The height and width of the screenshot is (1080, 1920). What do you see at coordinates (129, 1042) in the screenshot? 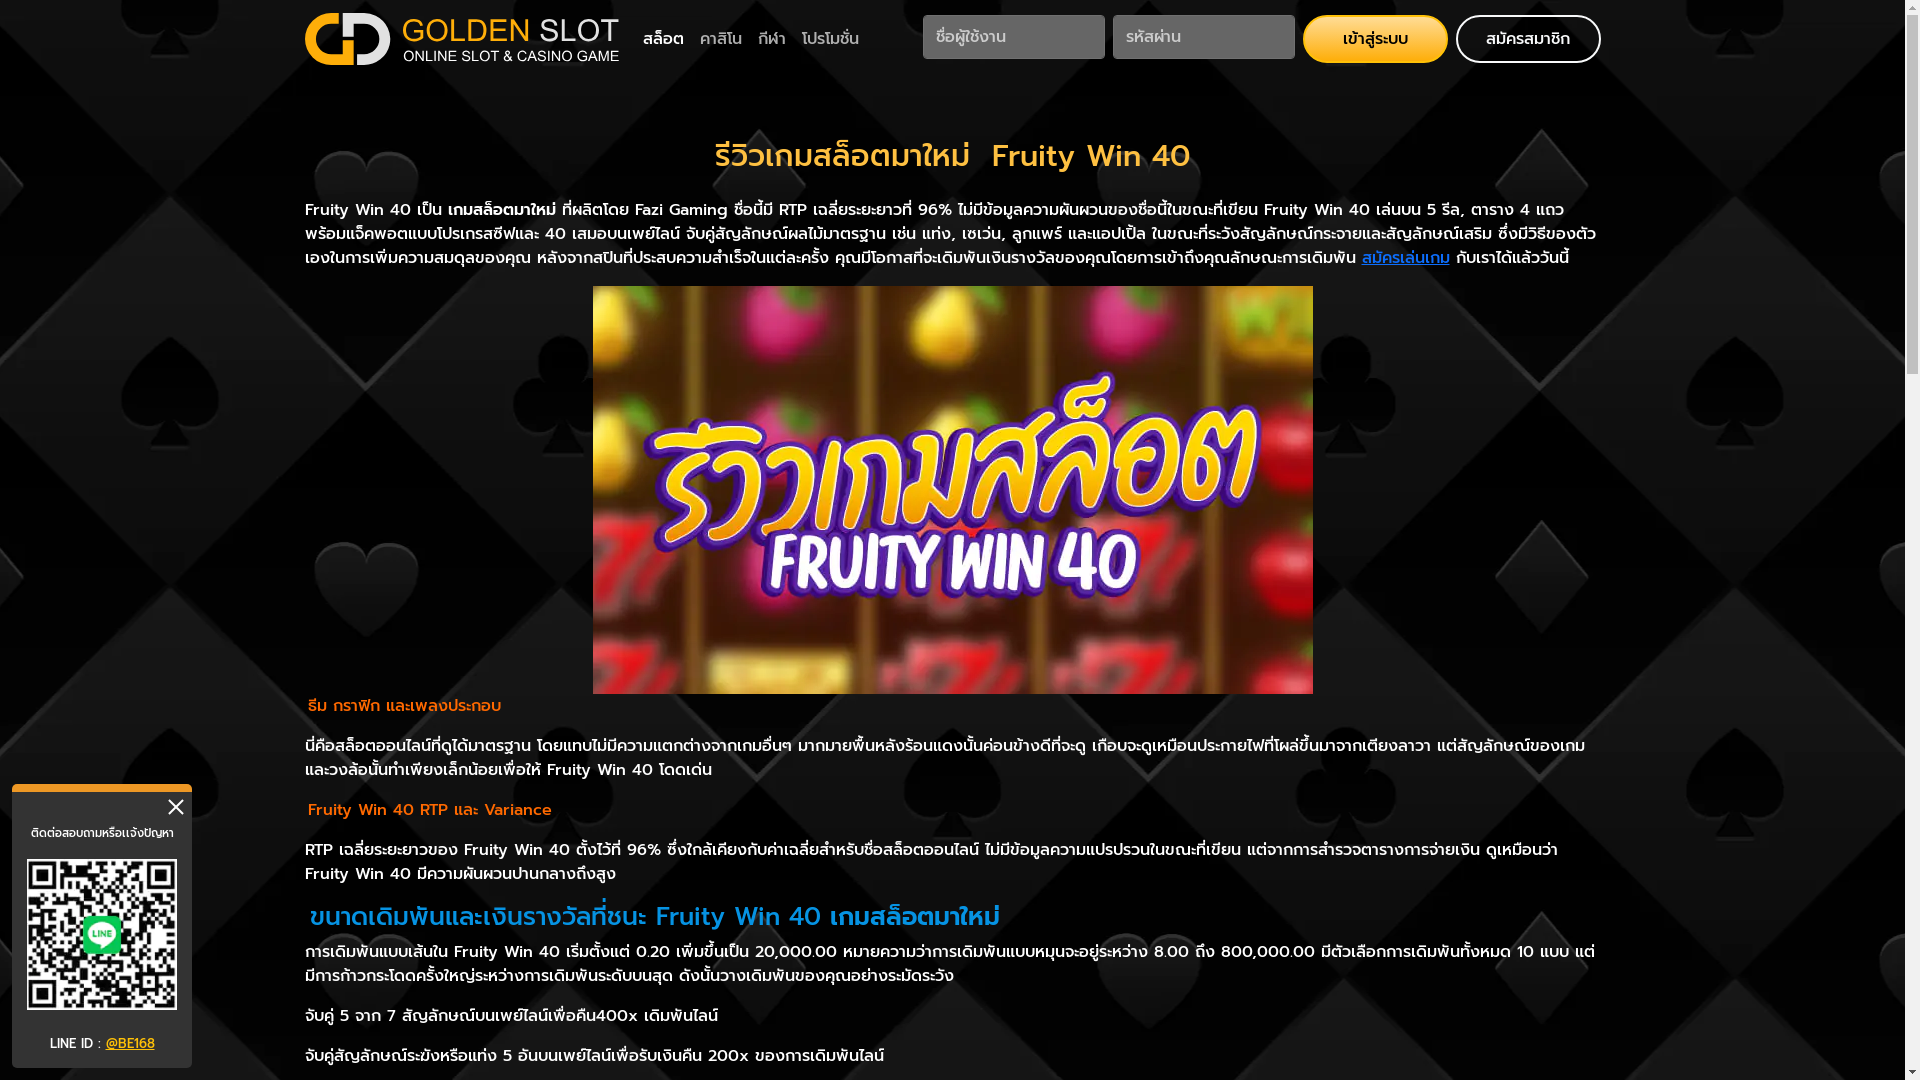
I see `'@BE168'` at bounding box center [129, 1042].